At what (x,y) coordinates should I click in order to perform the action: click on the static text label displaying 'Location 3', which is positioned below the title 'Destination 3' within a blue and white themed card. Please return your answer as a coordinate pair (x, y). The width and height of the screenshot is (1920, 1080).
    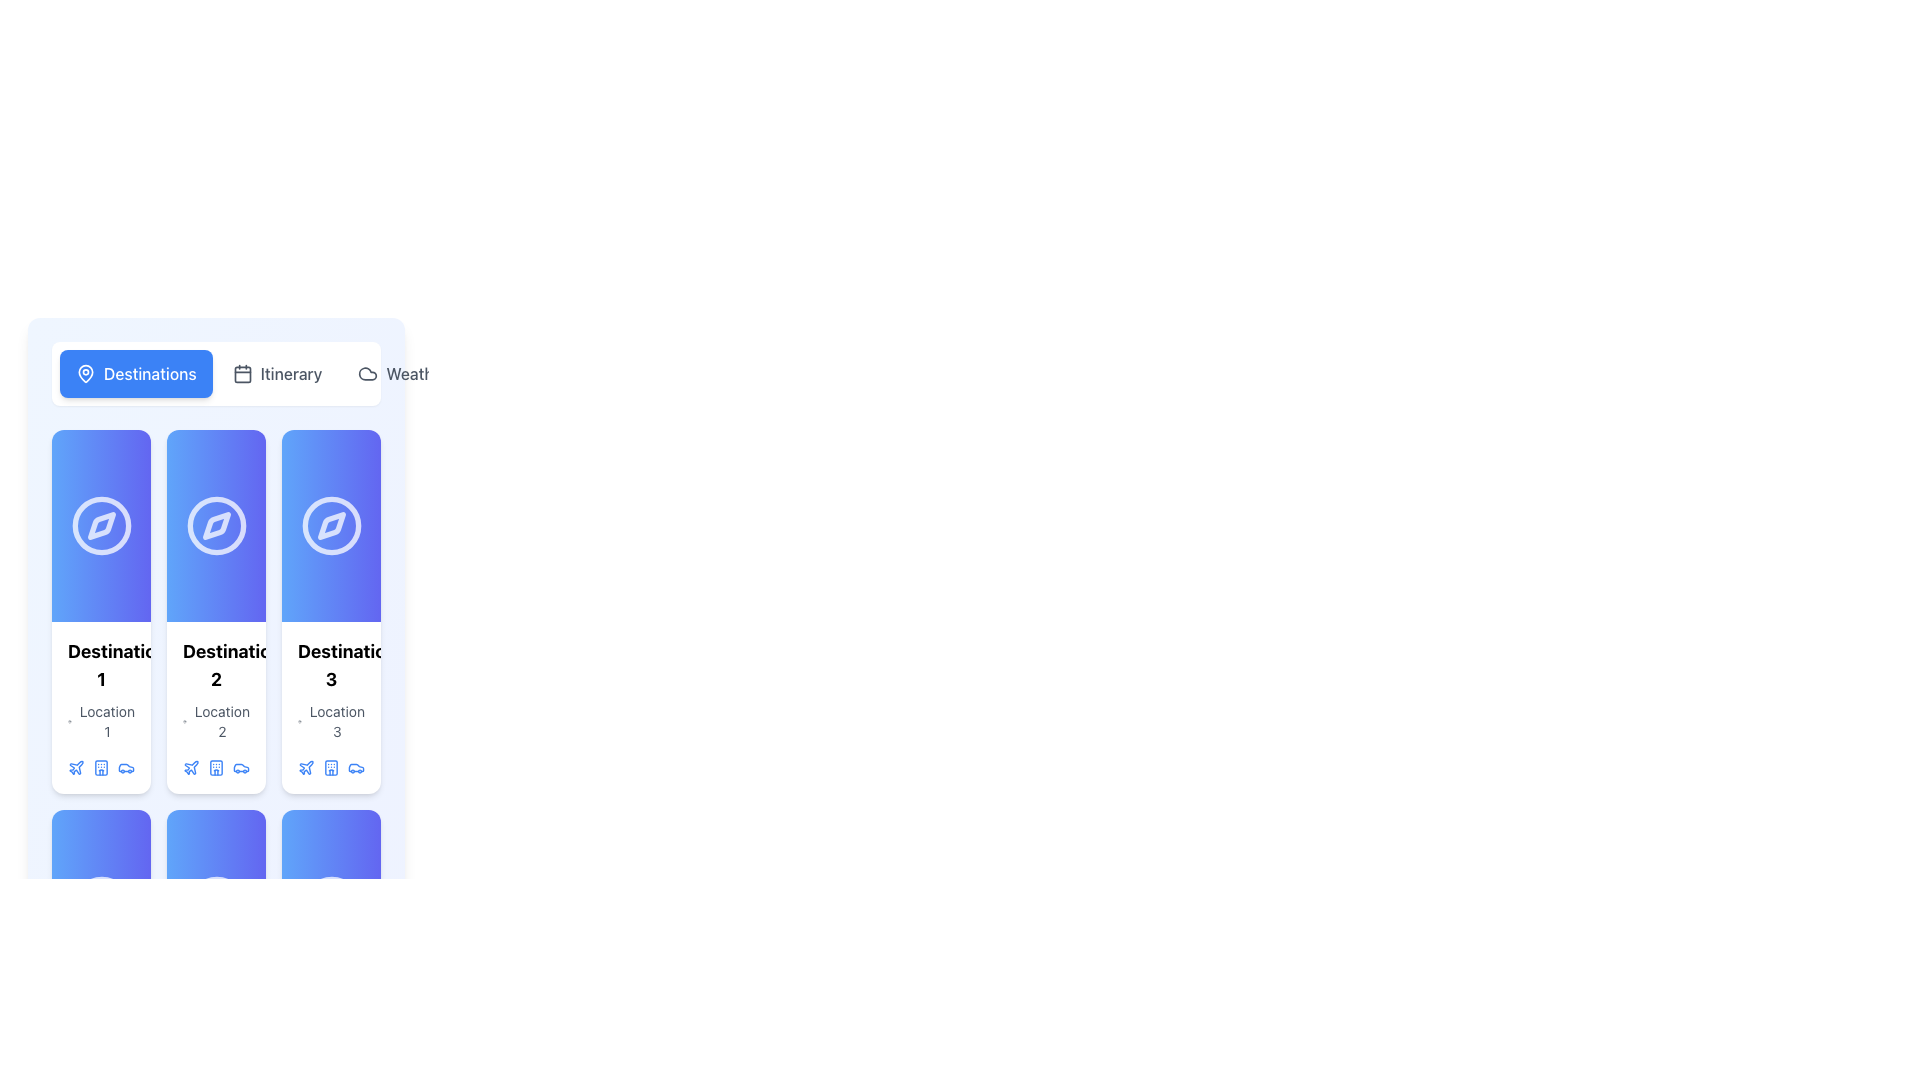
    Looking at the image, I should click on (337, 721).